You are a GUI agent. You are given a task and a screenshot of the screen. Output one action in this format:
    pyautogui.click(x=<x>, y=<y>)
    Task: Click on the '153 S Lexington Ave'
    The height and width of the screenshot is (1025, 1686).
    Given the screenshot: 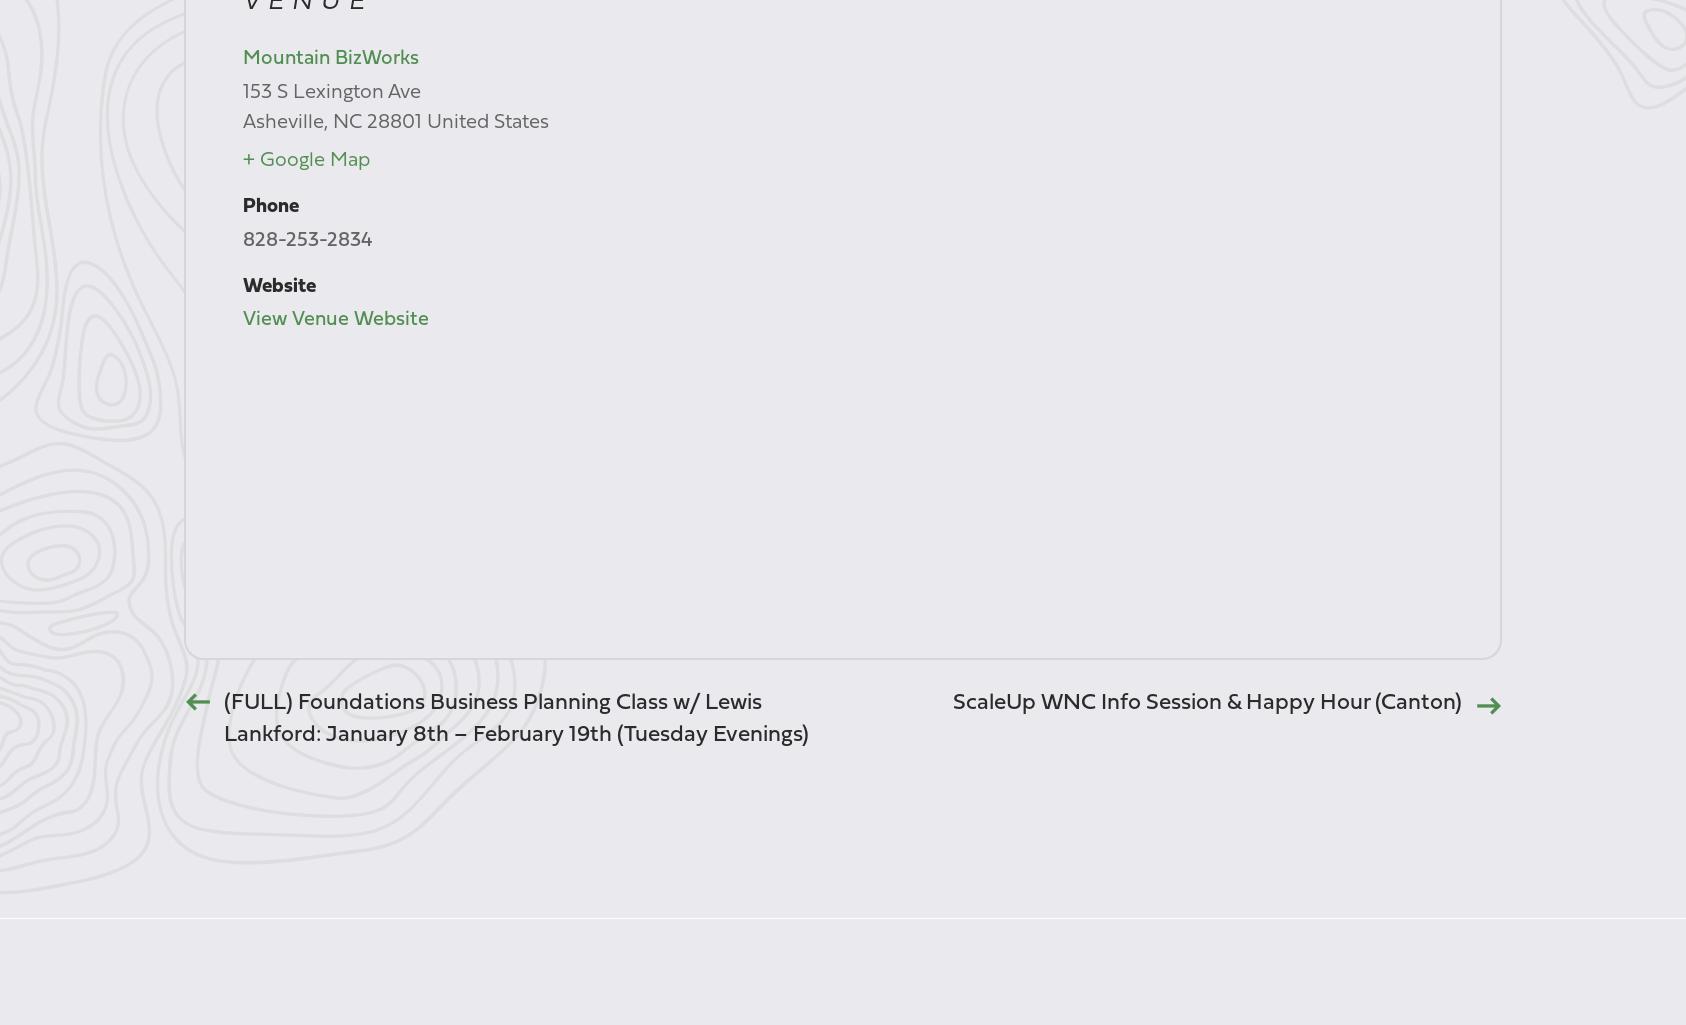 What is the action you would take?
    pyautogui.click(x=329, y=91)
    